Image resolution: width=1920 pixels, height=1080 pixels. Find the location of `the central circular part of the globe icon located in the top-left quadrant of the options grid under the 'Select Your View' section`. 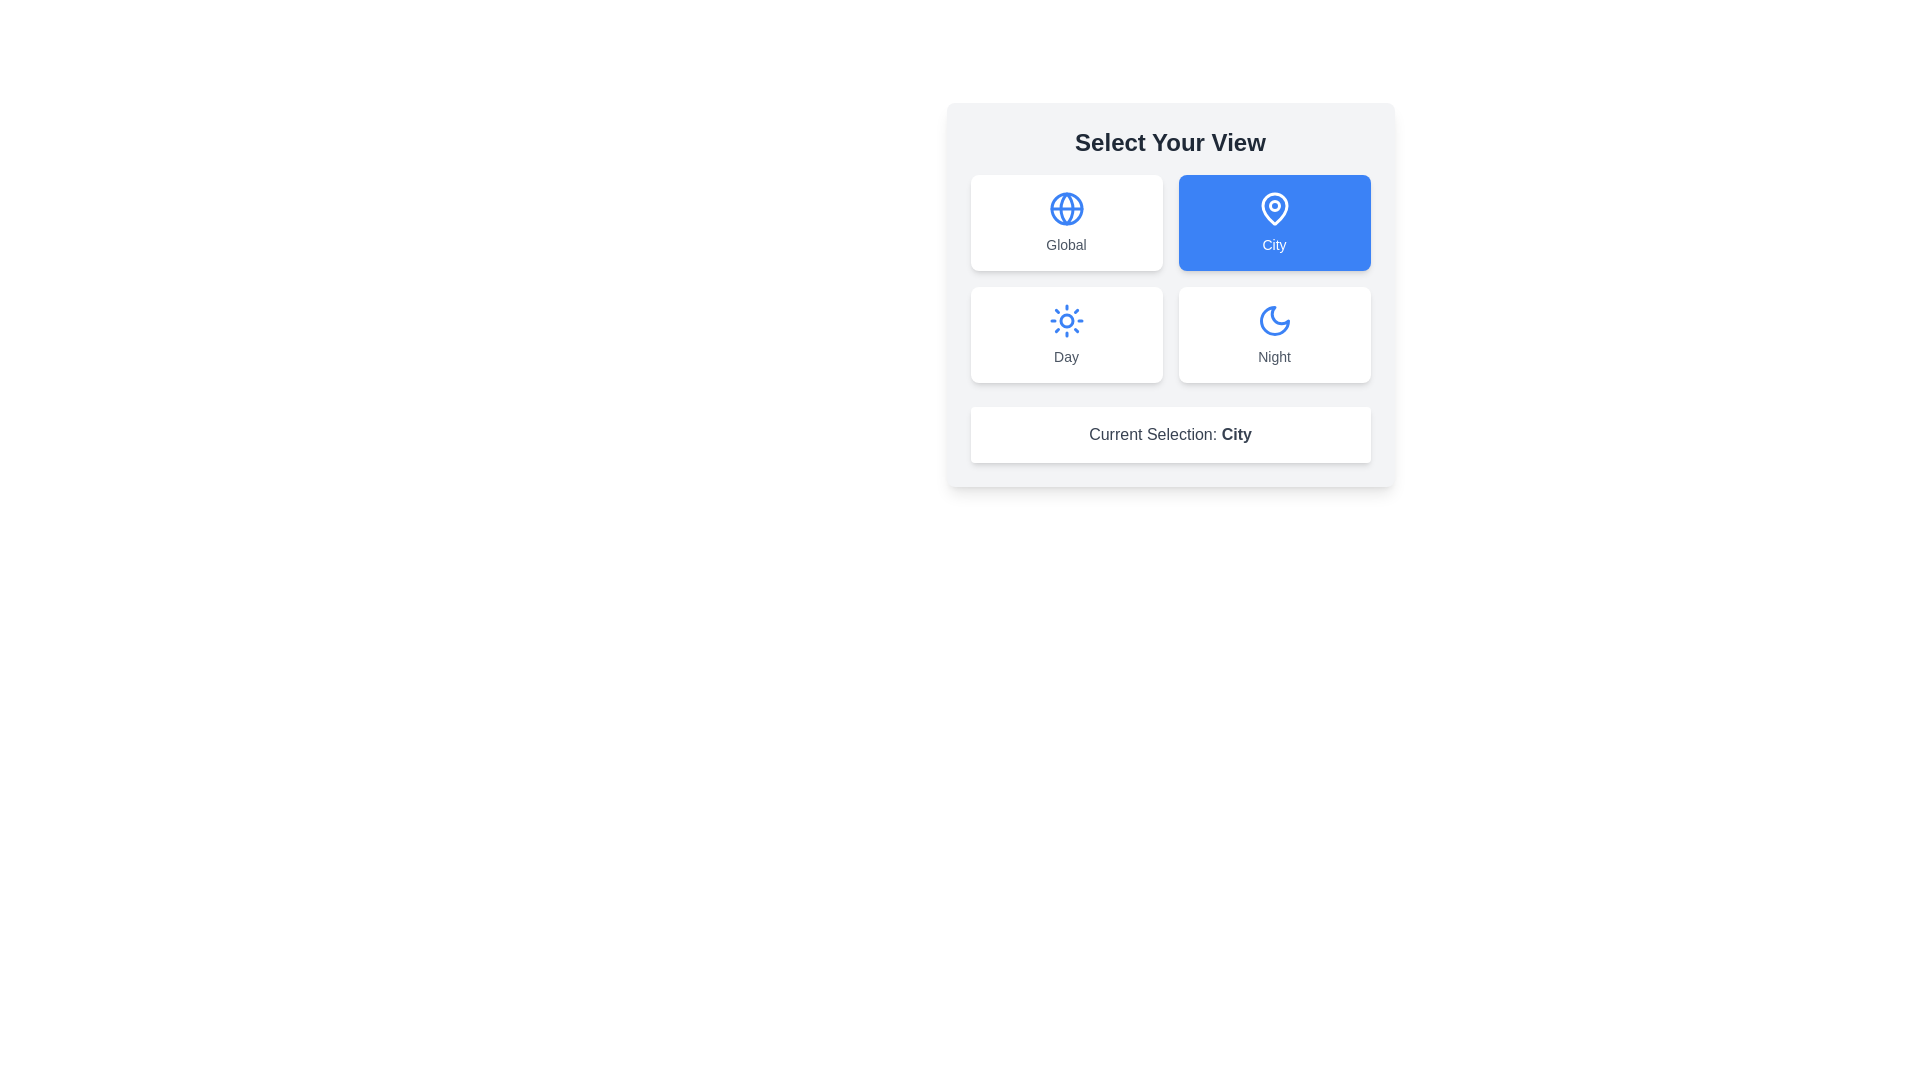

the central circular part of the globe icon located in the top-left quadrant of the options grid under the 'Select Your View' section is located at coordinates (1065, 208).